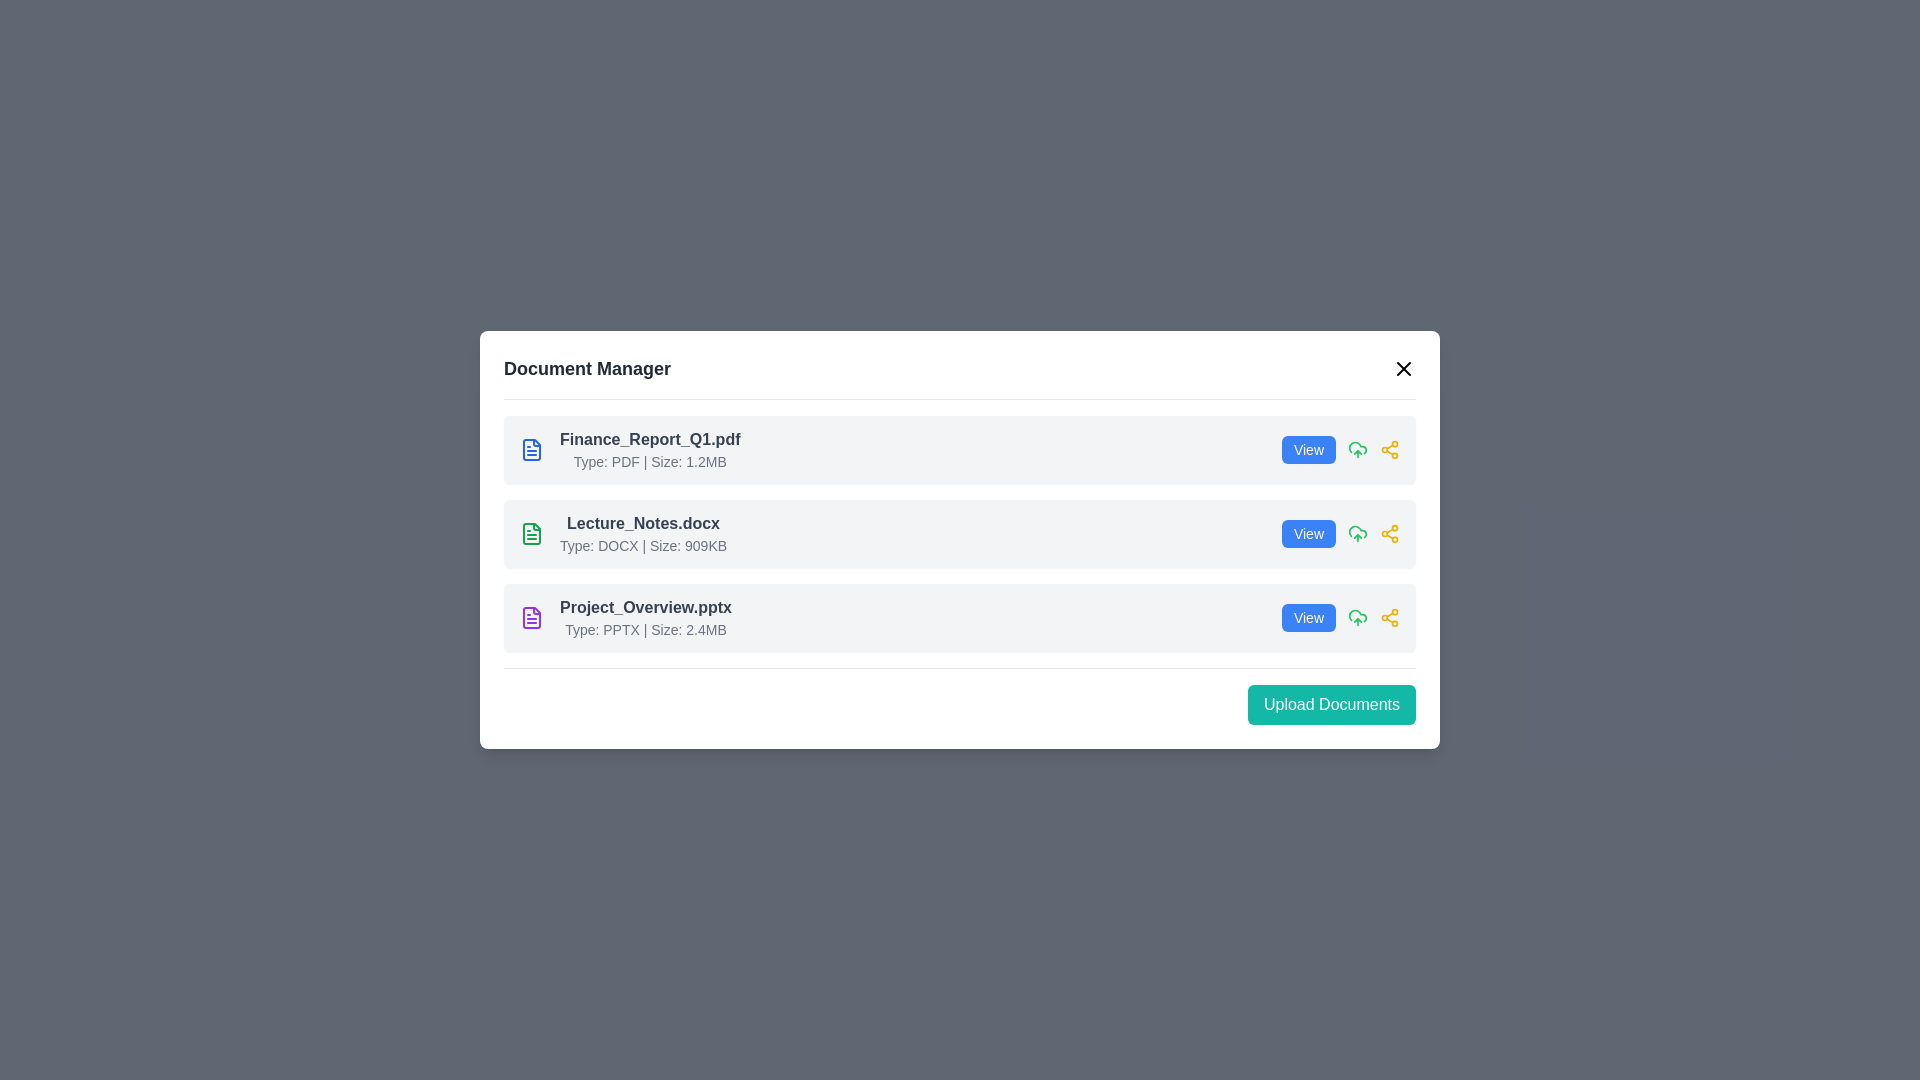 The image size is (1920, 1080). What do you see at coordinates (643, 523) in the screenshot?
I see `the text label displaying the filename 'Lecture_Notes.docx', which appears in a bold, larger font style with a dark gray color within a document management interface` at bounding box center [643, 523].